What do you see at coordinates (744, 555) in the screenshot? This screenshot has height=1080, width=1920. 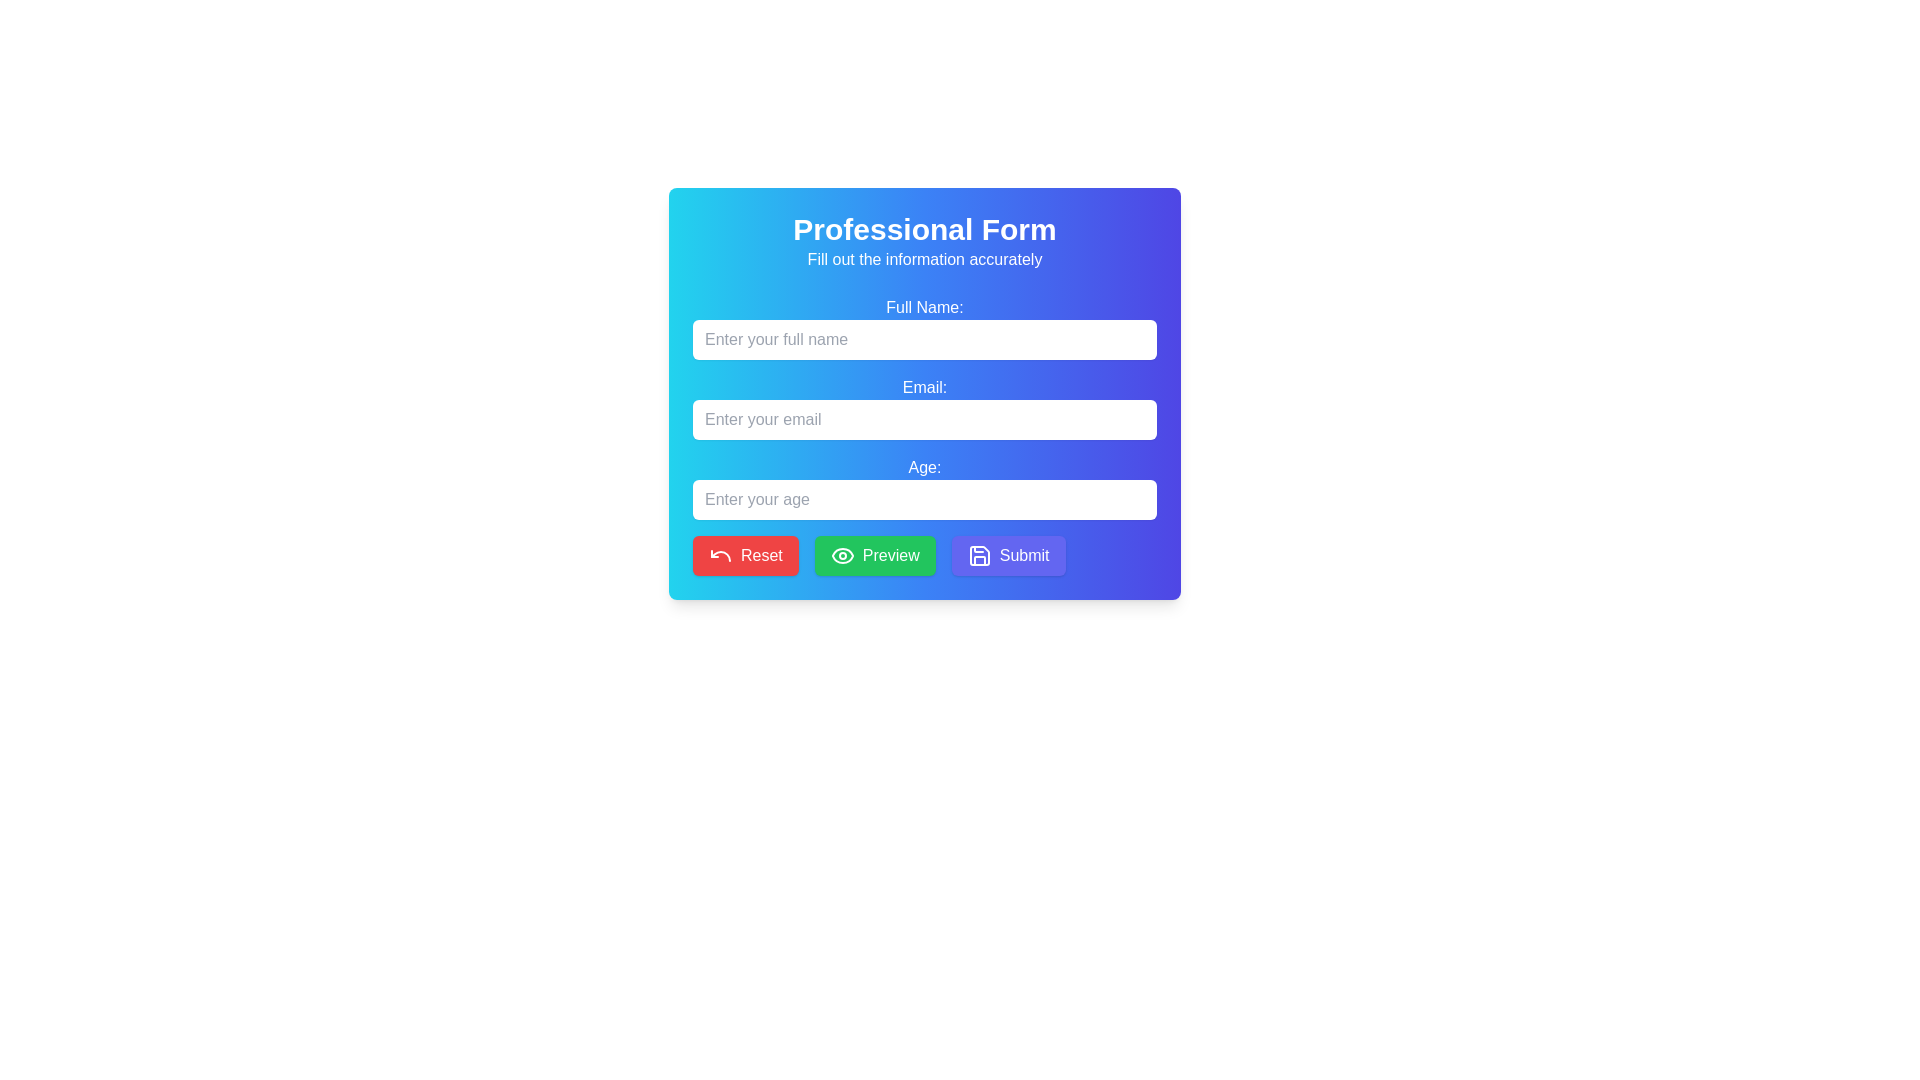 I see `the red 'Reset' button with white text and an undo icon to reset the form` at bounding box center [744, 555].